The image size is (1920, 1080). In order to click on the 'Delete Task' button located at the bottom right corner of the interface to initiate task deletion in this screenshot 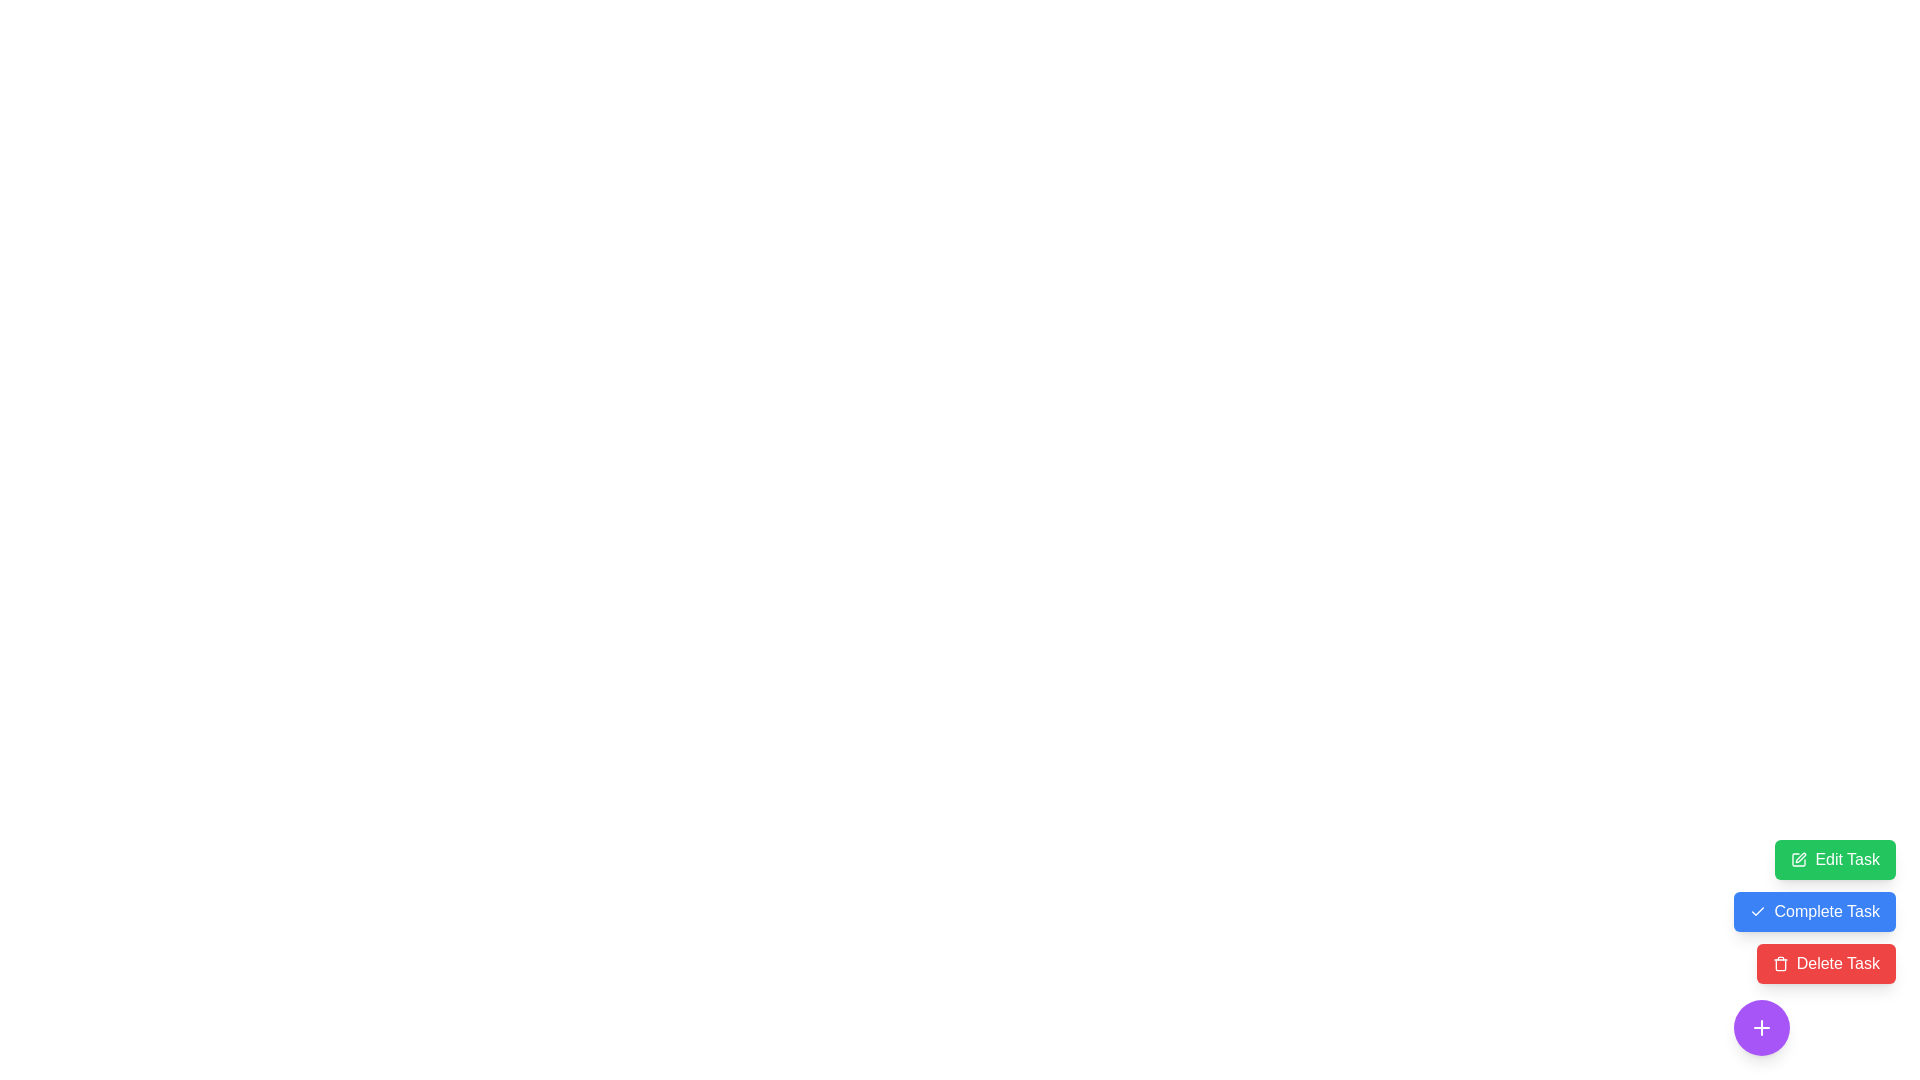, I will do `click(1826, 963)`.